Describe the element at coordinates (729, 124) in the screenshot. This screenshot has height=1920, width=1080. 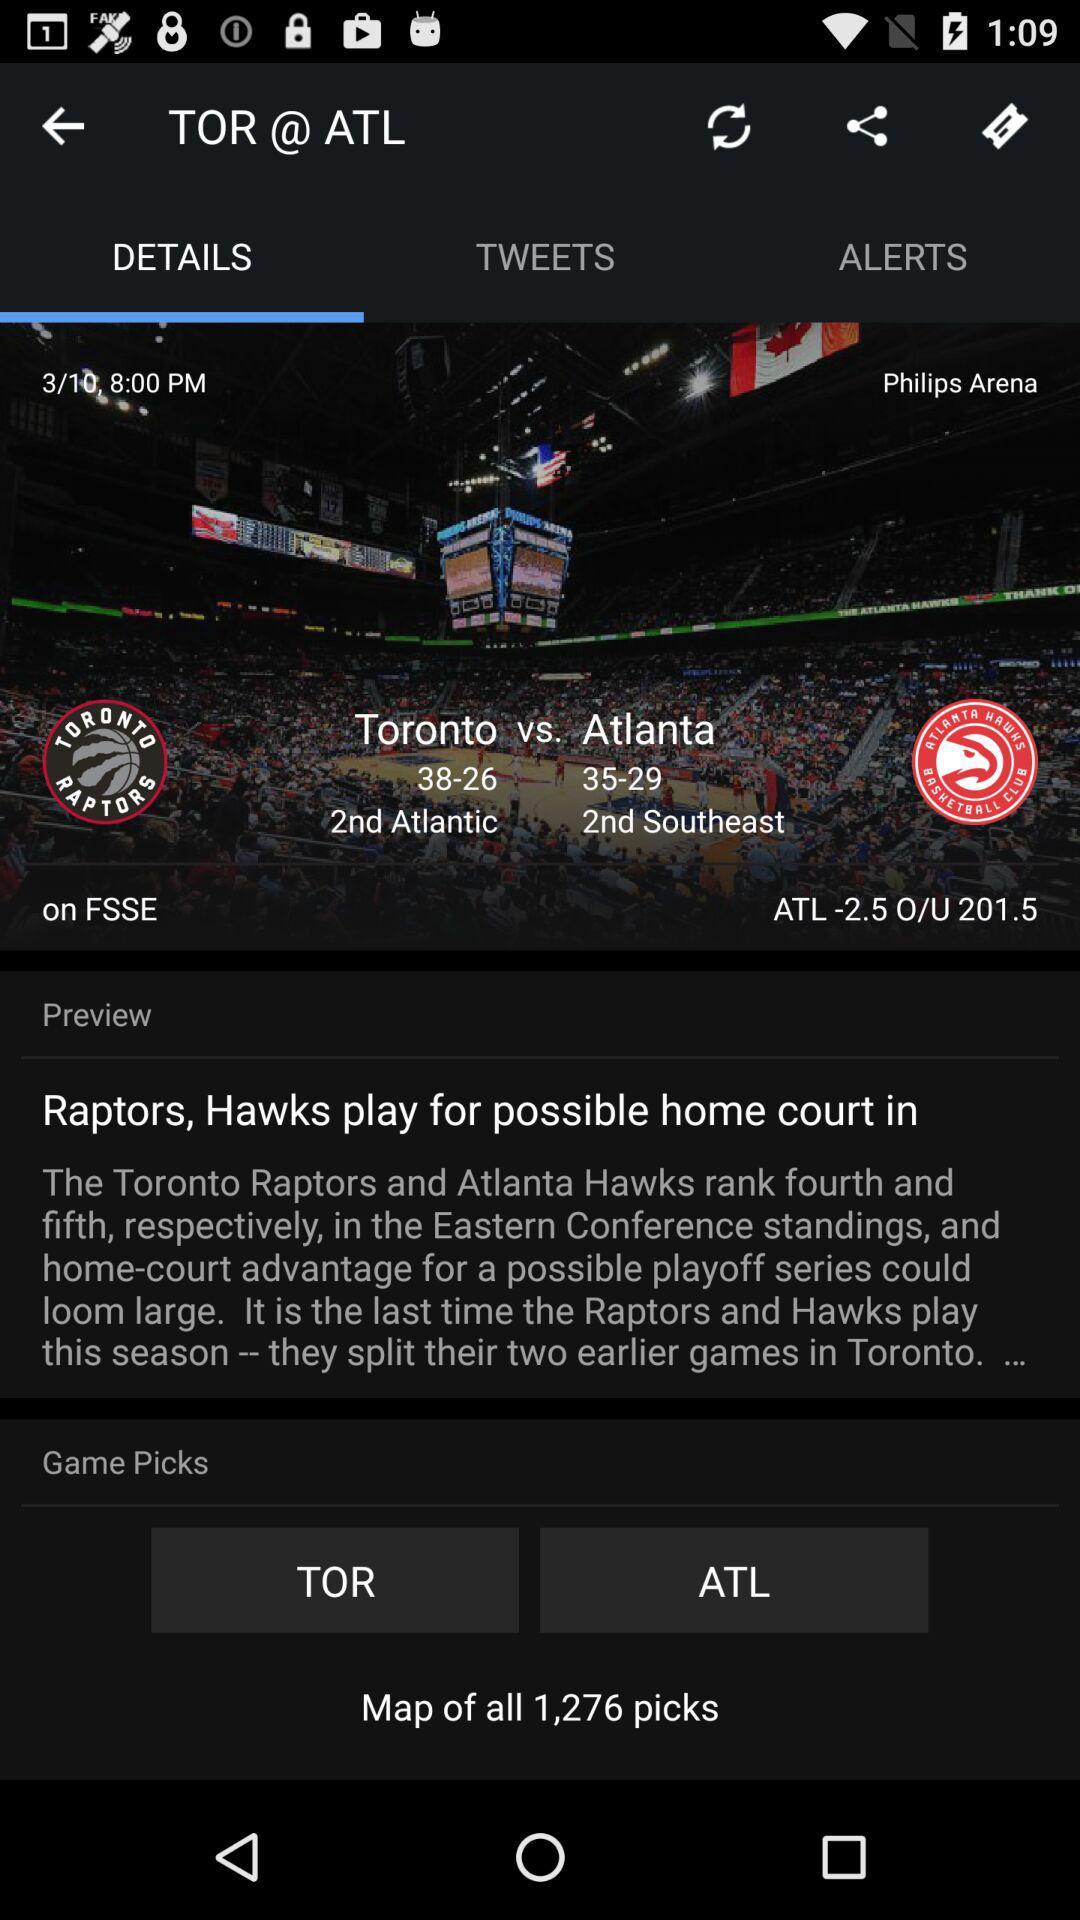
I see `refresh` at that location.